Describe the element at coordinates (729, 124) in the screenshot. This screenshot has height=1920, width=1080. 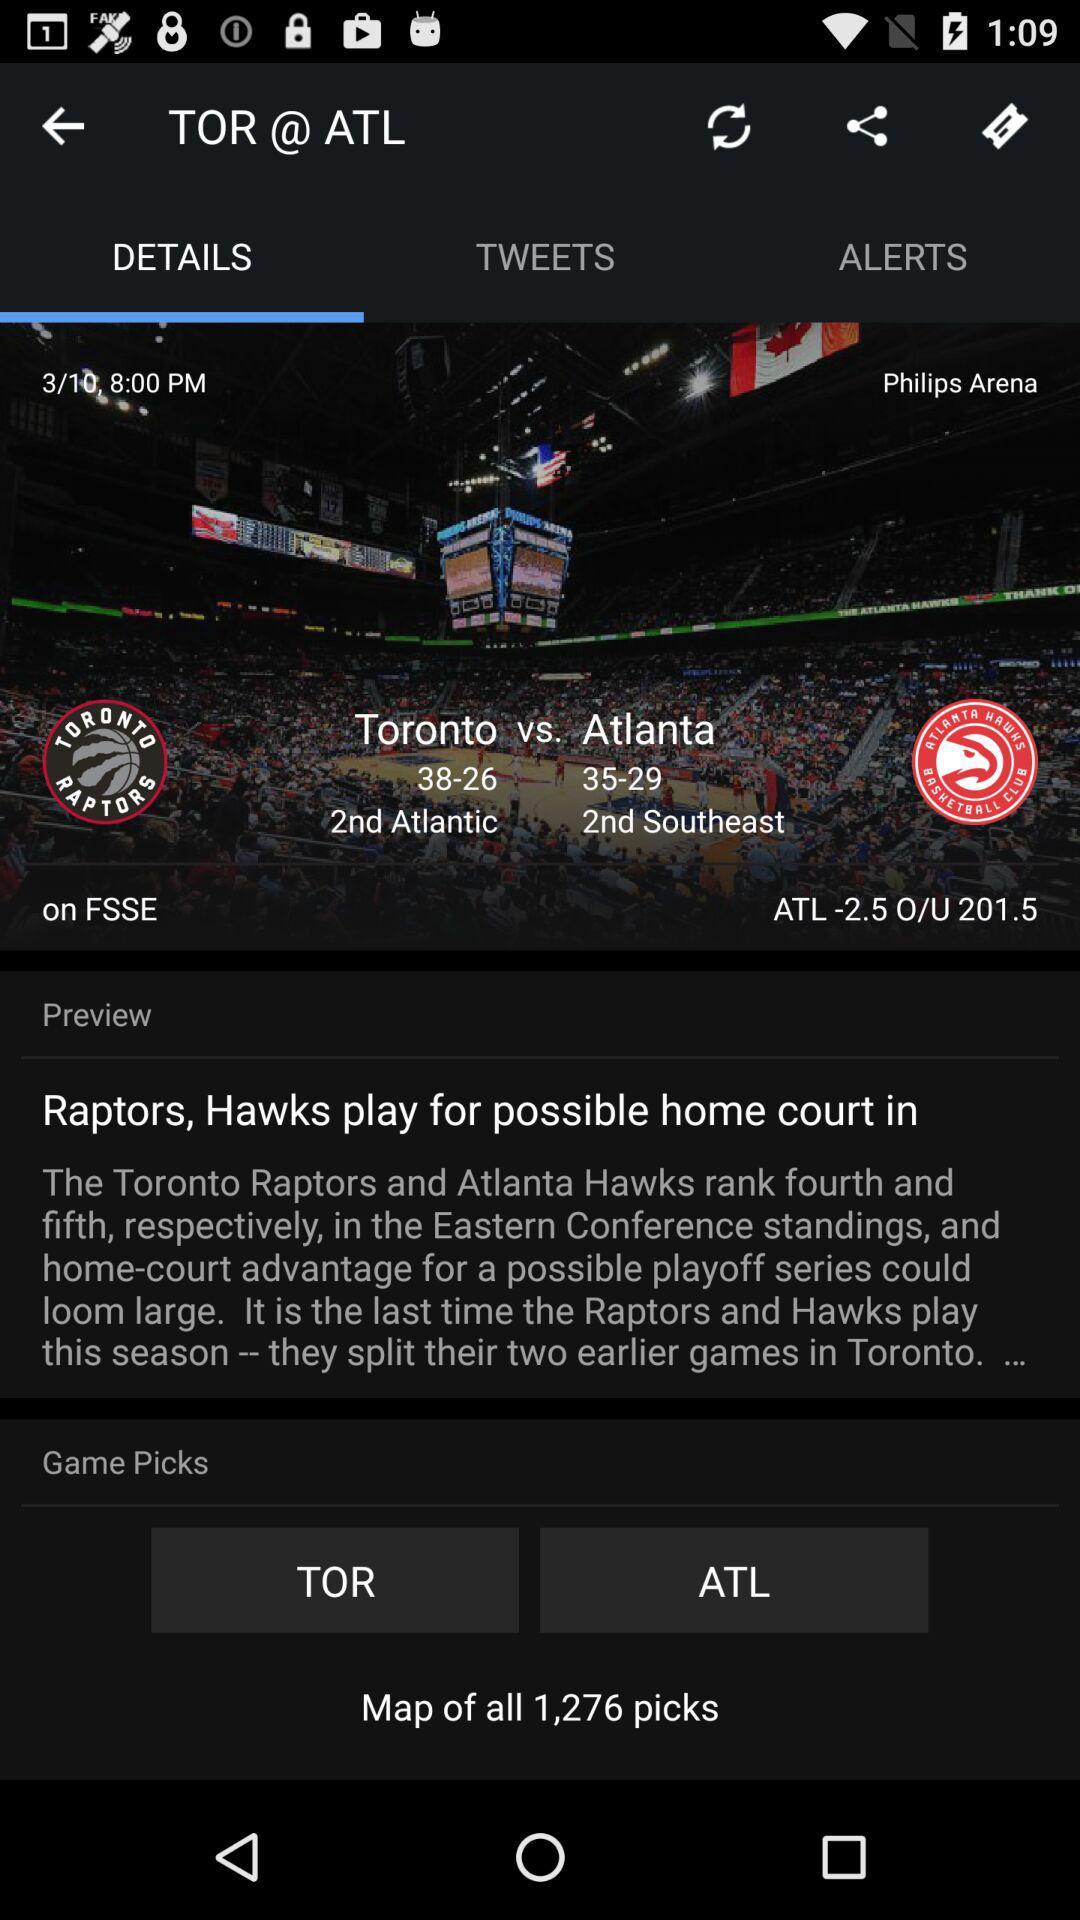
I see `refresh` at that location.